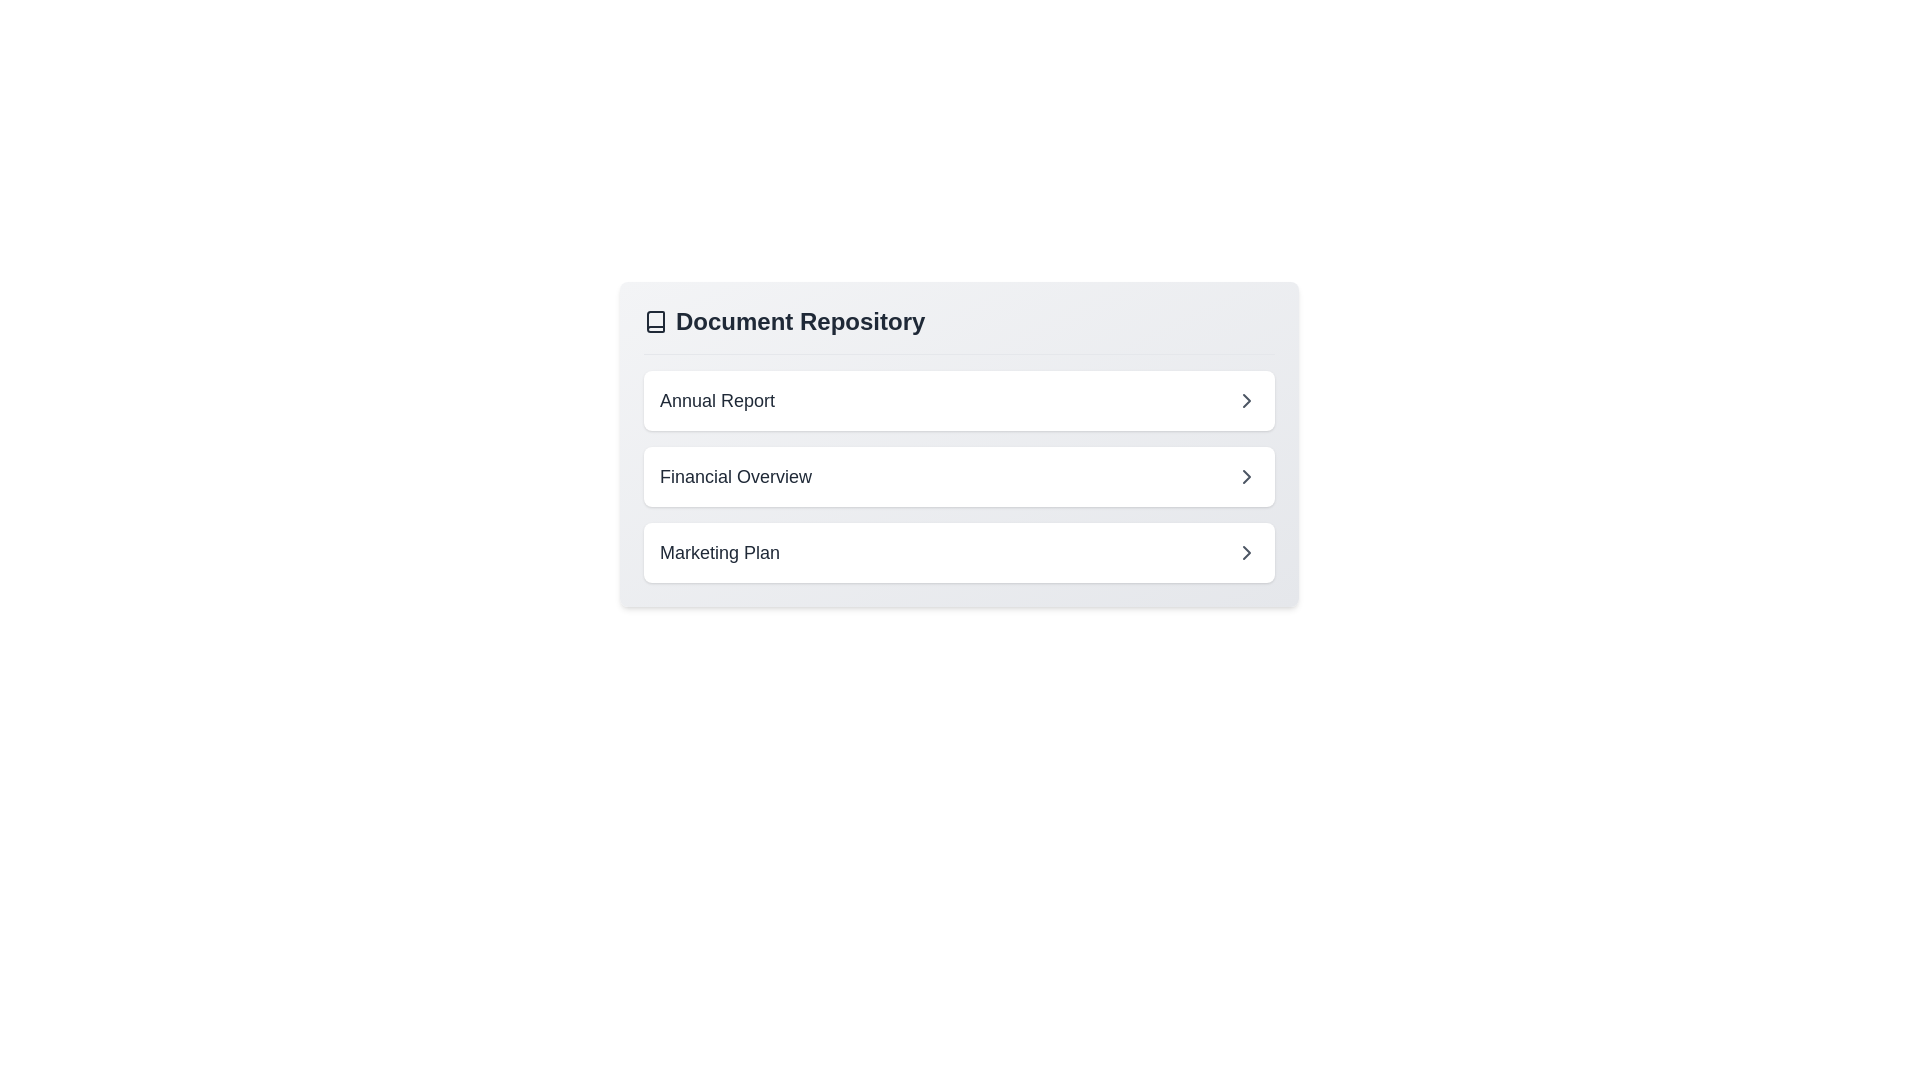  I want to click on the 'Financial Overview' label, which is the second element in the vertically arranged list within the 'Document Repository' section, situated between 'Annual Report' and 'Marketing Plan', so click(734, 477).